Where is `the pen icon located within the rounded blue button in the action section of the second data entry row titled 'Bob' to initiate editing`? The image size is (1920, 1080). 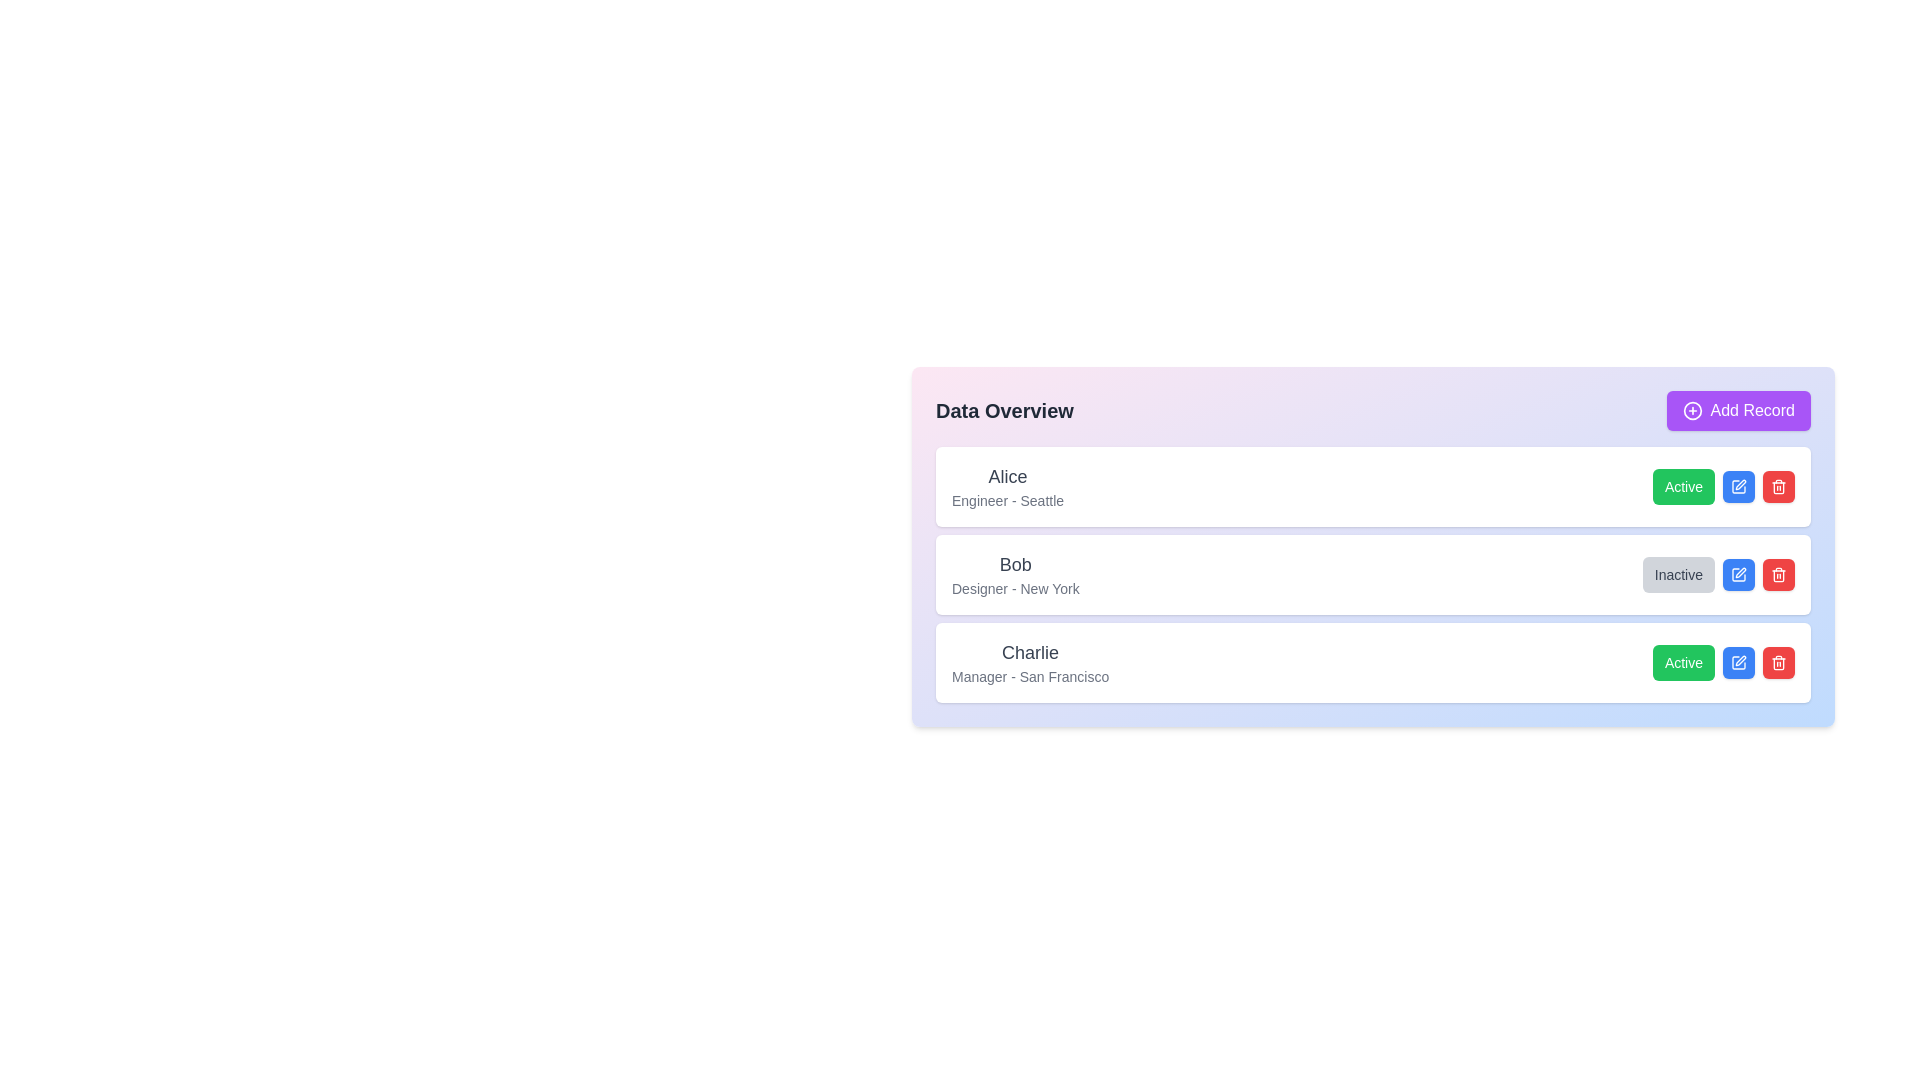
the pen icon located within the rounded blue button in the action section of the second data entry row titled 'Bob' to initiate editing is located at coordinates (1737, 486).